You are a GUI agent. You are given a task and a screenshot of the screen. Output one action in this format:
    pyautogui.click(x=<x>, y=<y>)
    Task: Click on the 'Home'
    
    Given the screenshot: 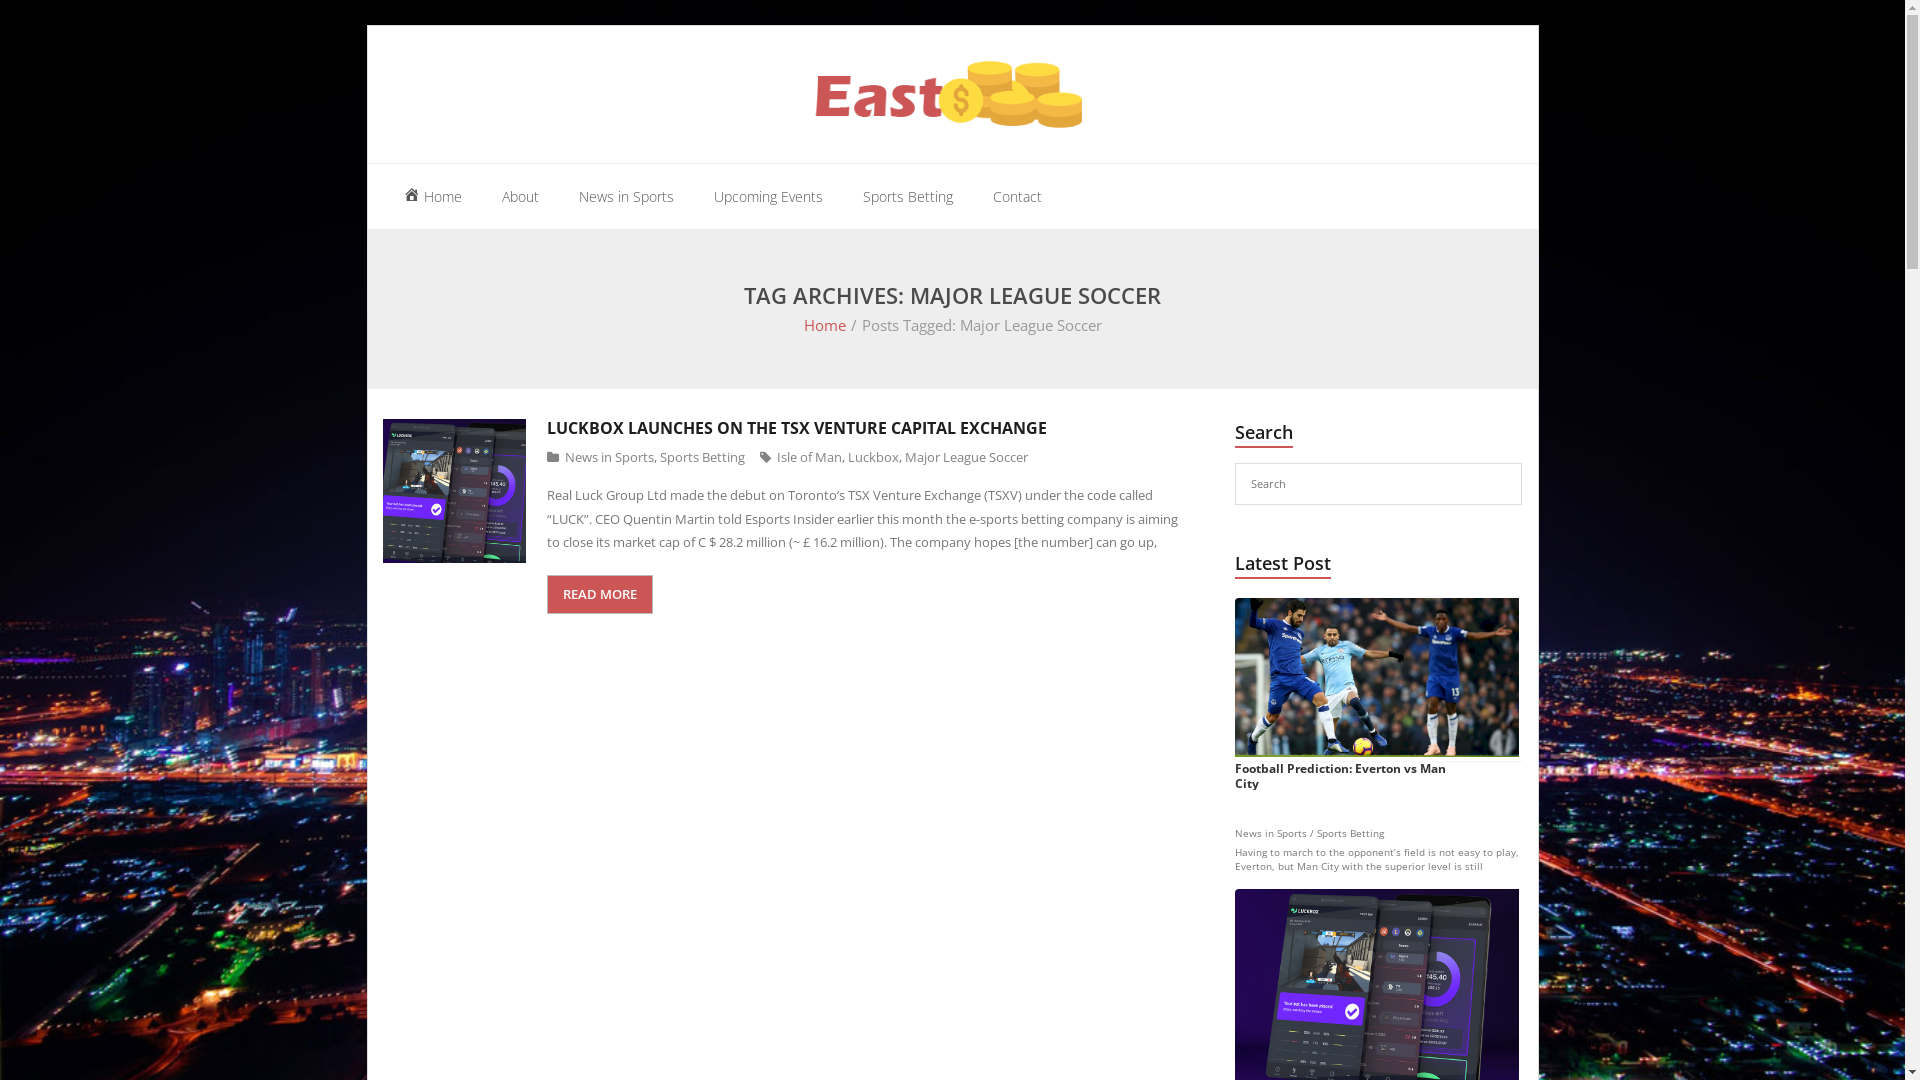 What is the action you would take?
    pyautogui.click(x=430, y=196)
    